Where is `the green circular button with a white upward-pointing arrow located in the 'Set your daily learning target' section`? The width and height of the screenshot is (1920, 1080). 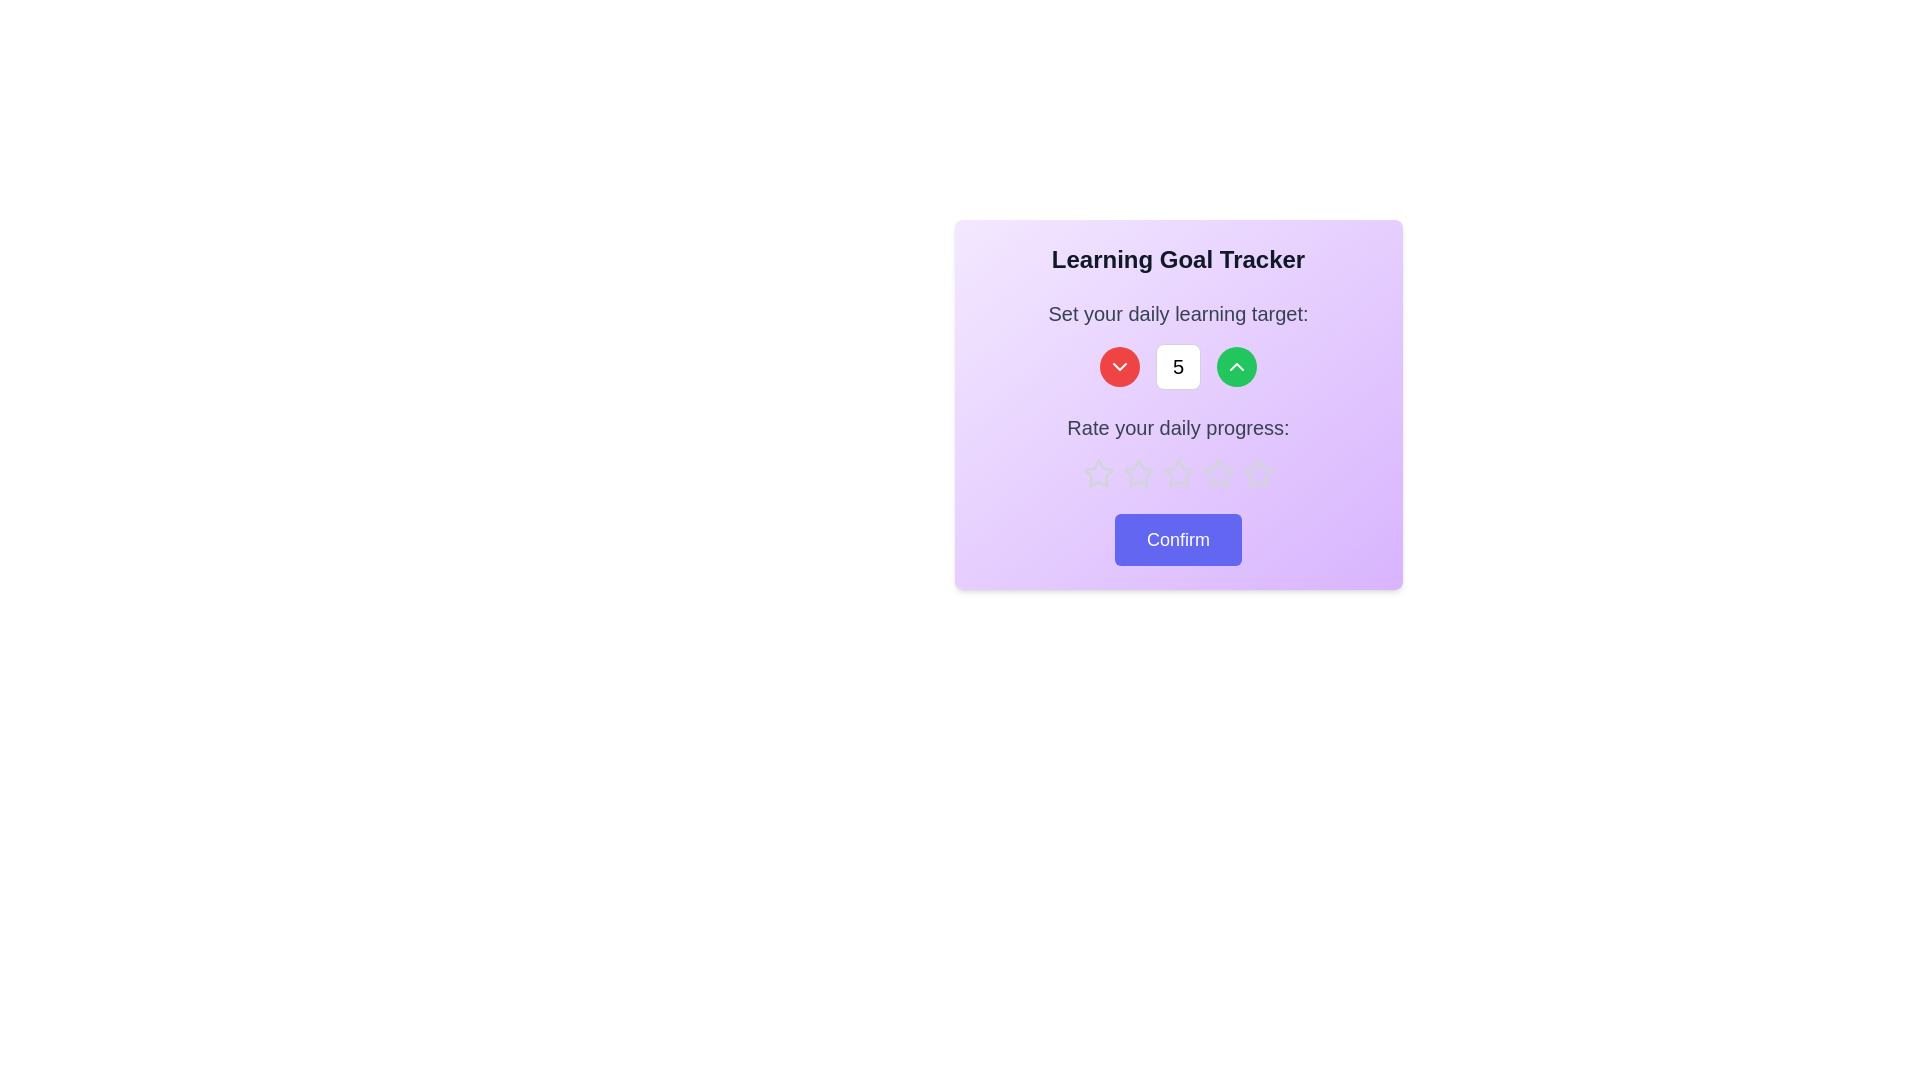 the green circular button with a white upward-pointing arrow located in the 'Set your daily learning target' section is located at coordinates (1236, 366).